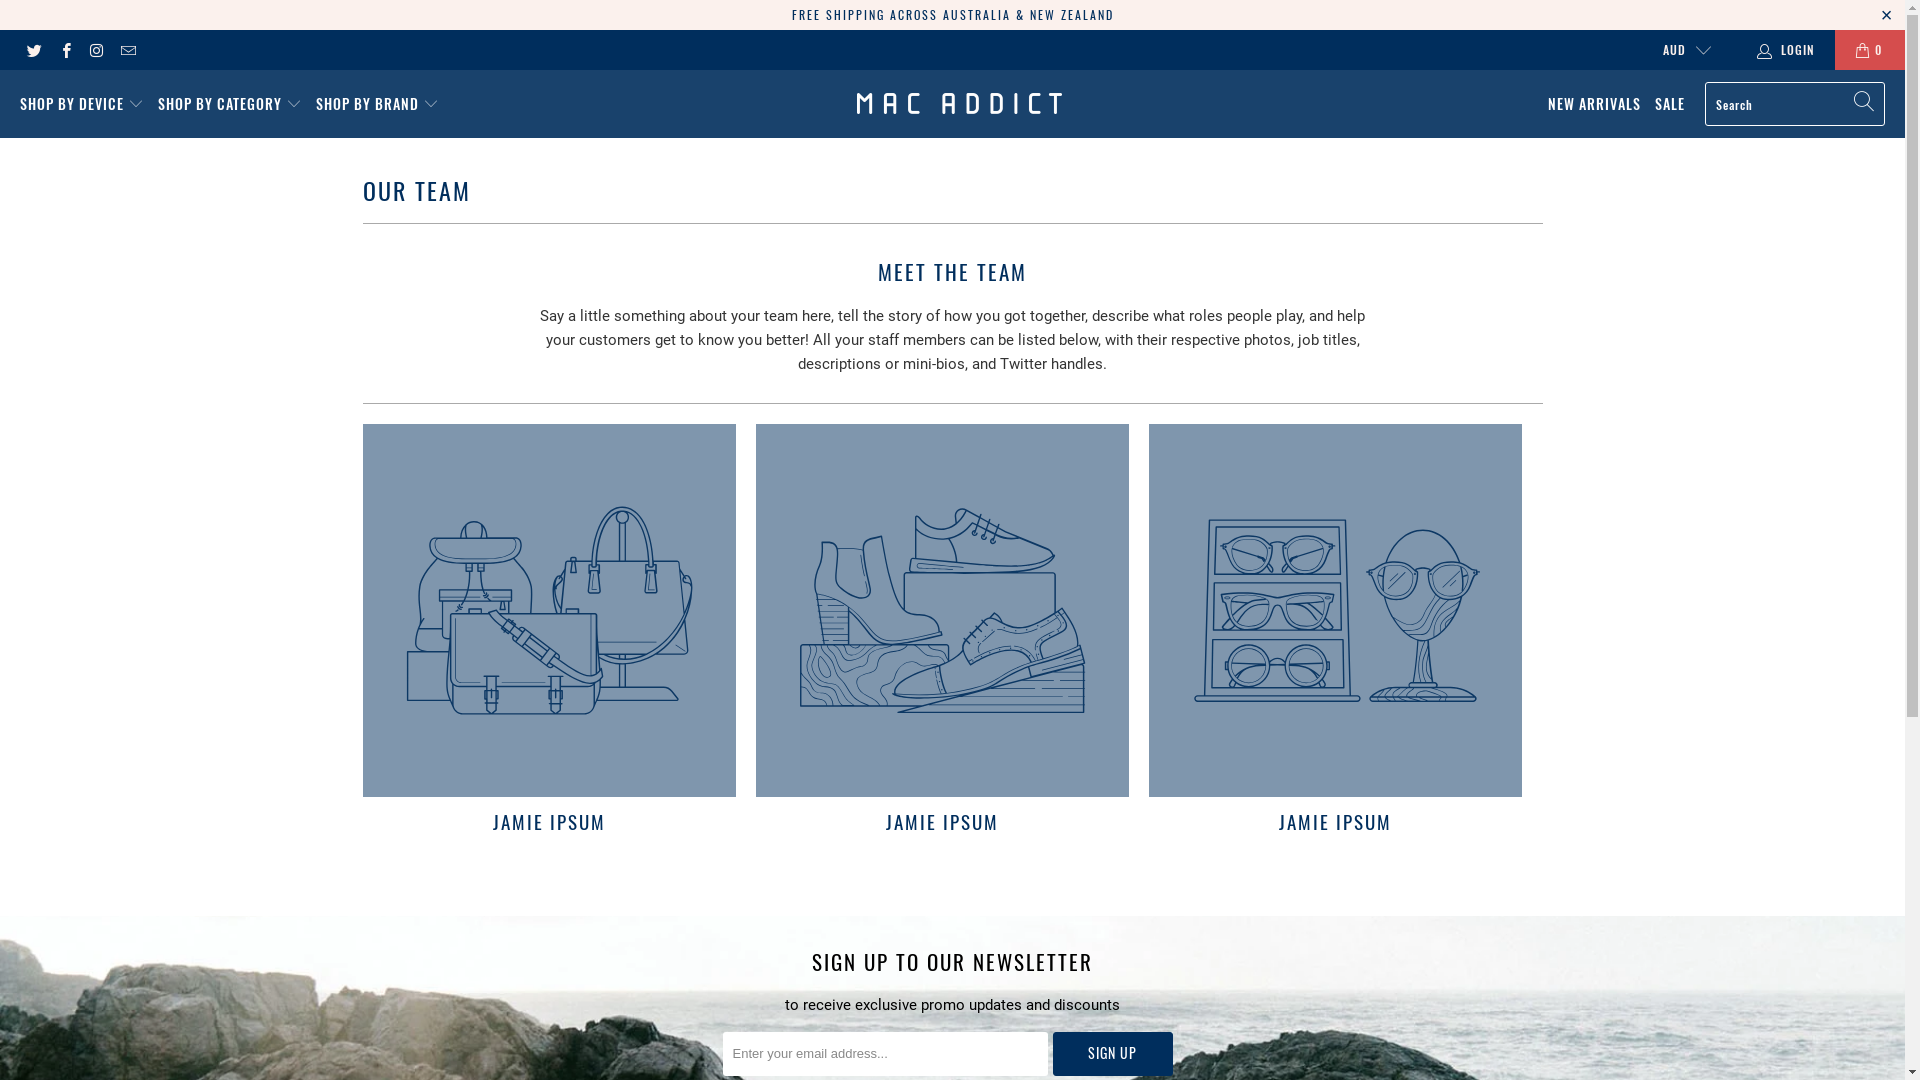 Image resolution: width=1920 pixels, height=1080 pixels. What do you see at coordinates (1869, 49) in the screenshot?
I see `'0'` at bounding box center [1869, 49].